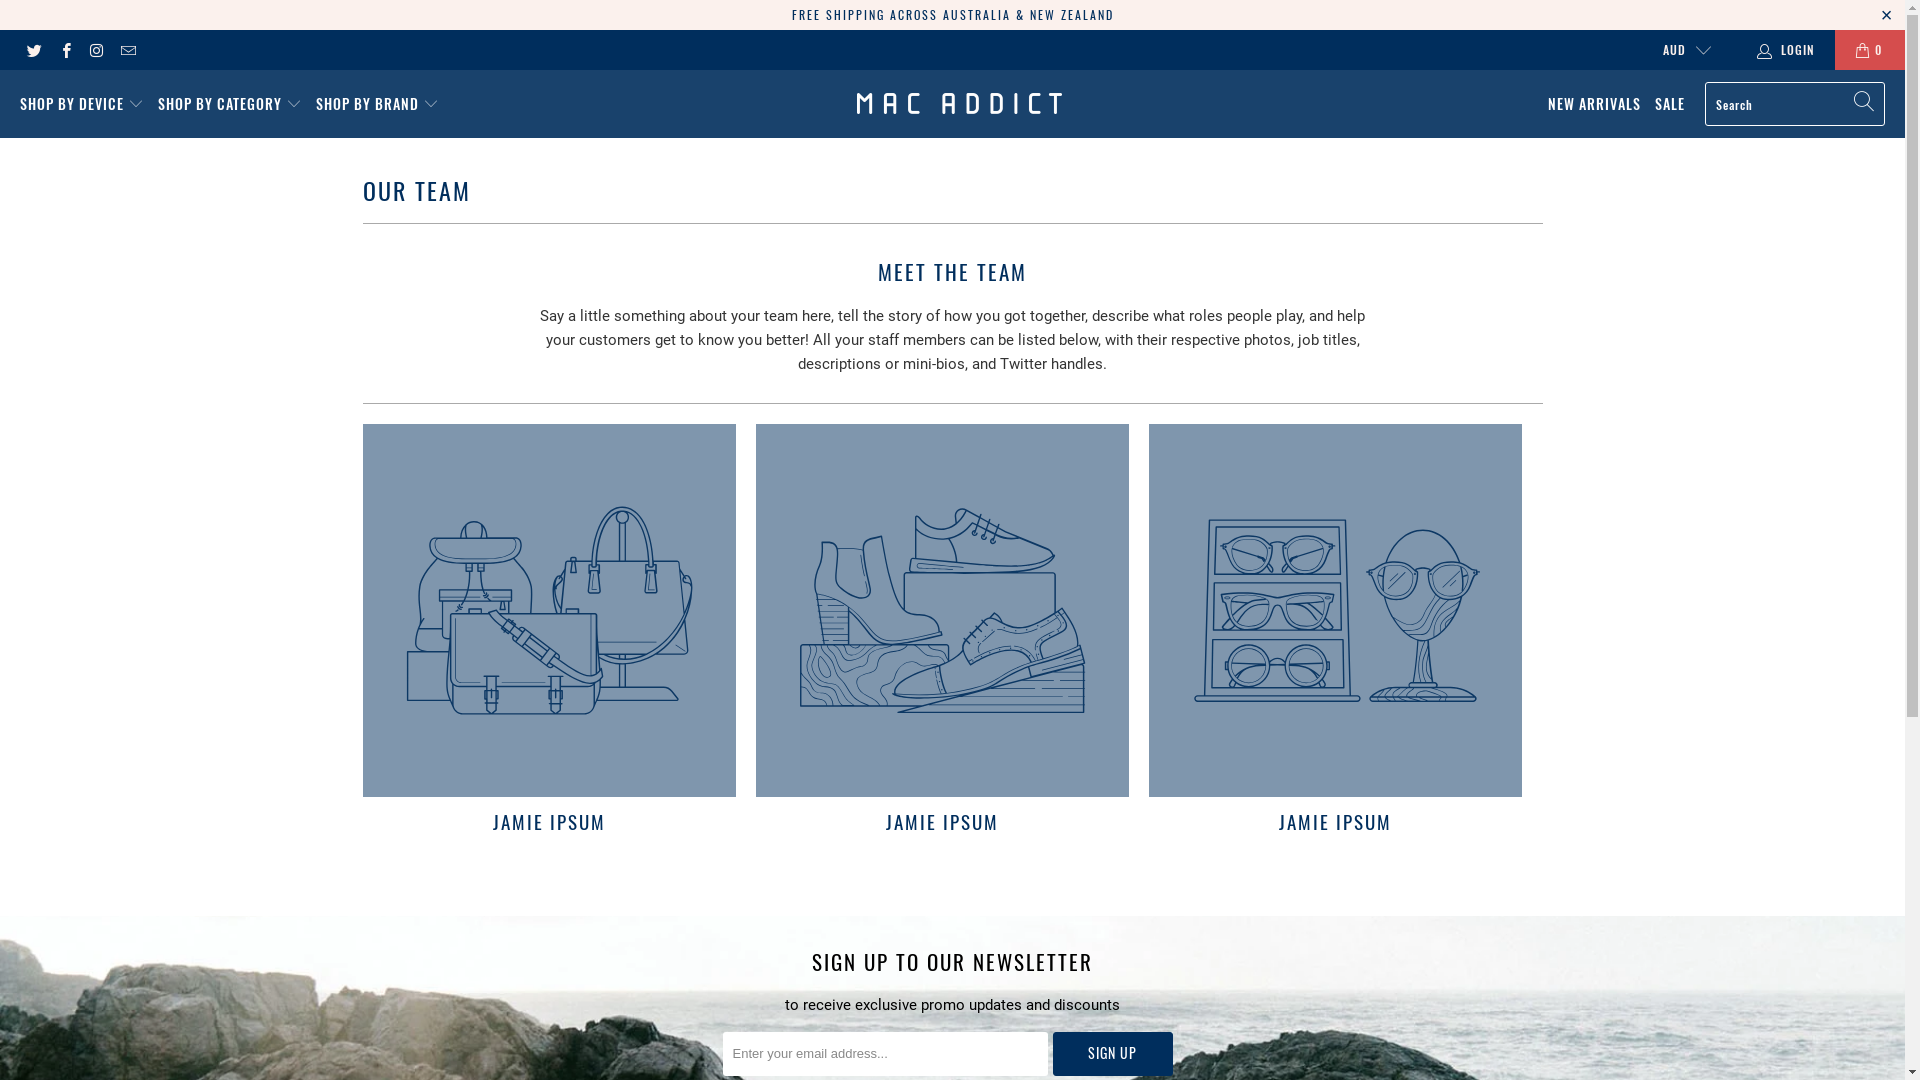 Image resolution: width=1920 pixels, height=1080 pixels. What do you see at coordinates (1869, 49) in the screenshot?
I see `'0'` at bounding box center [1869, 49].